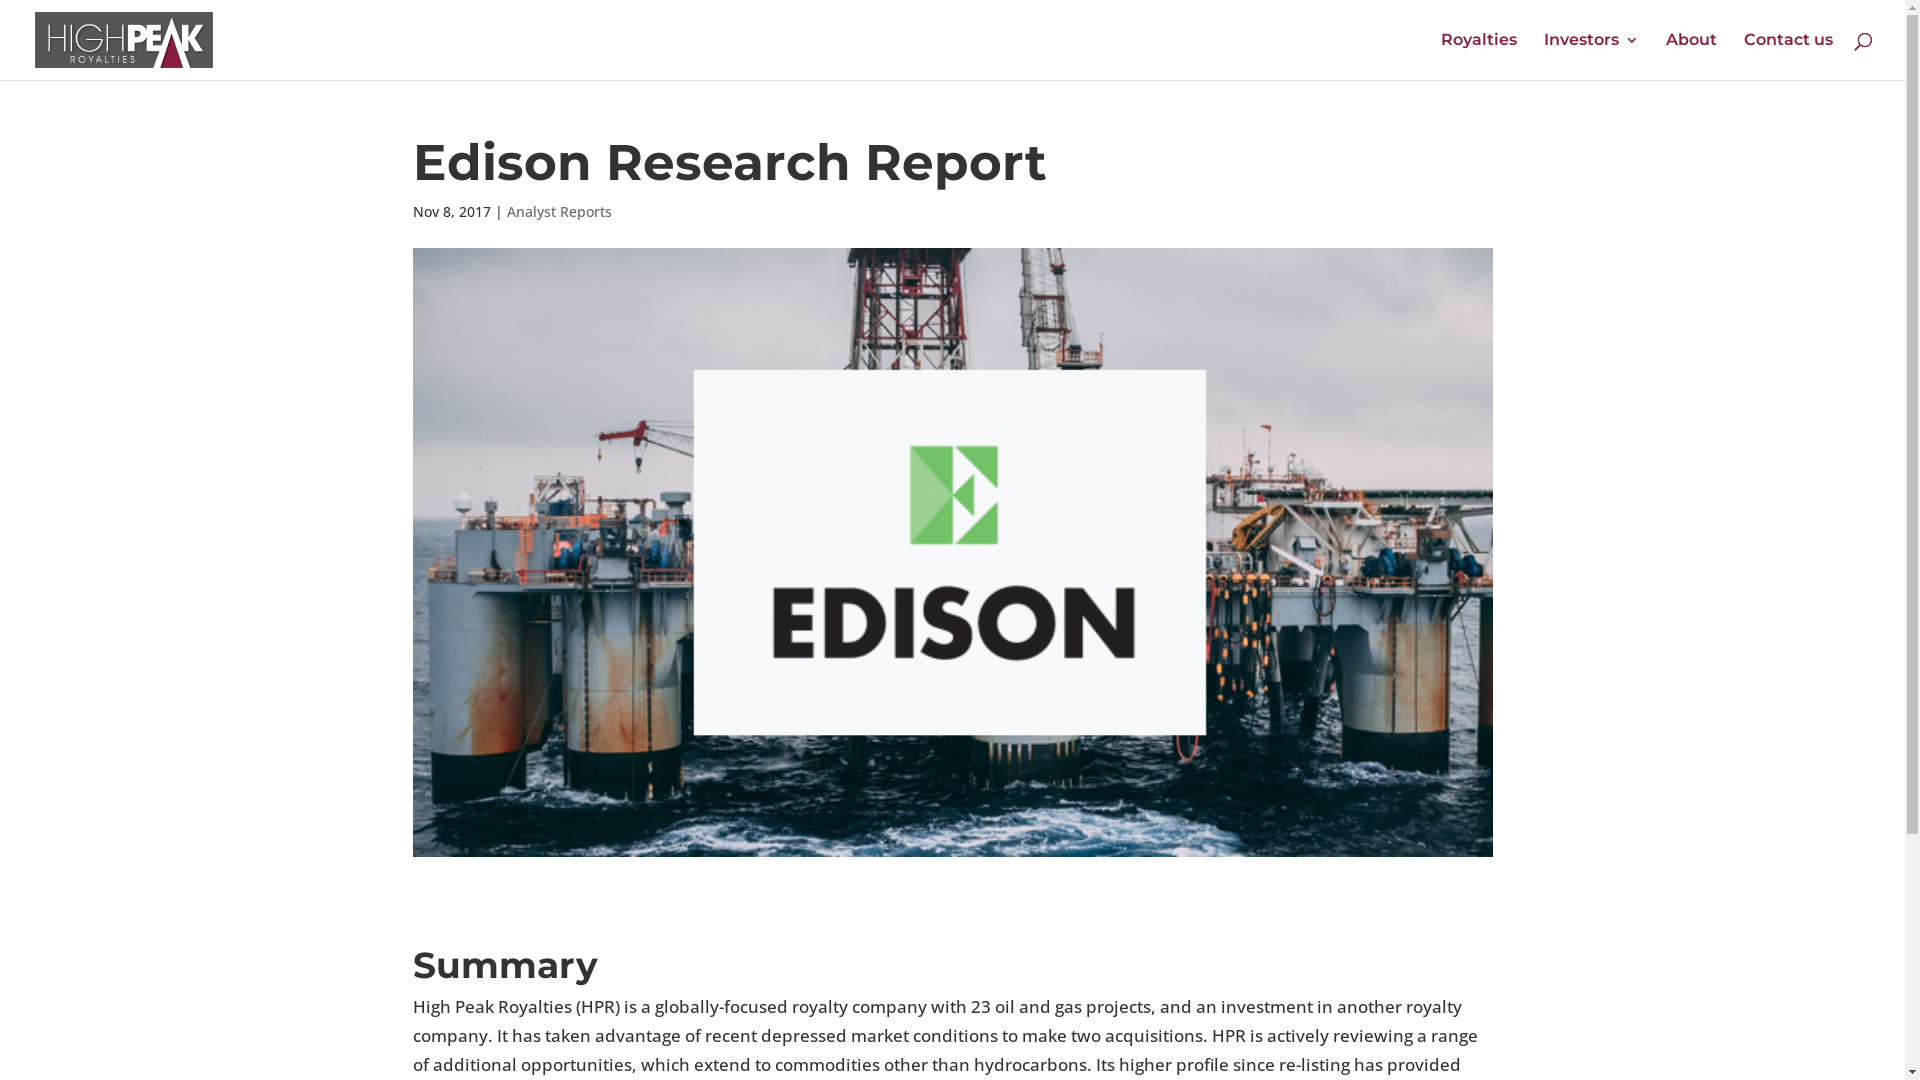 This screenshot has width=1920, height=1080. What do you see at coordinates (1440, 55) in the screenshot?
I see `'Royalties'` at bounding box center [1440, 55].